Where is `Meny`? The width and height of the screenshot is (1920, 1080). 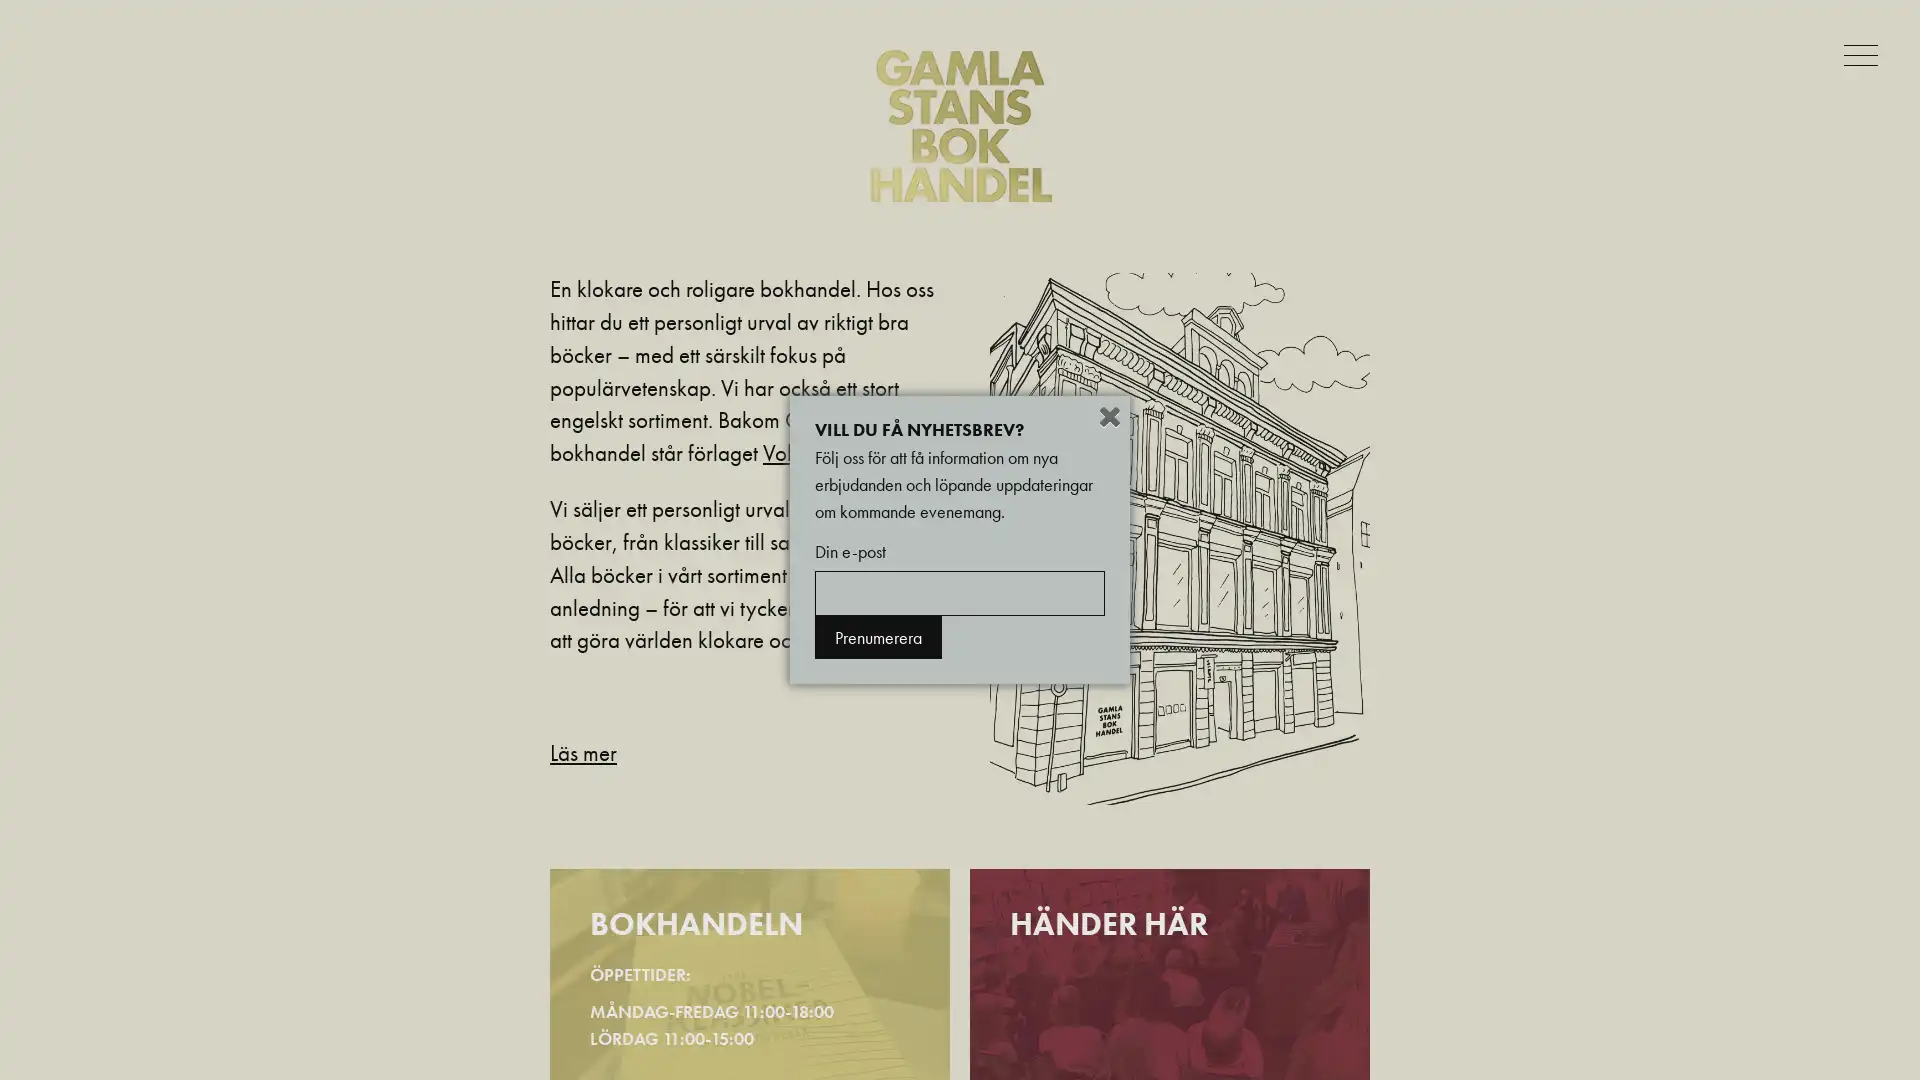
Meny is located at coordinates (1864, 53).